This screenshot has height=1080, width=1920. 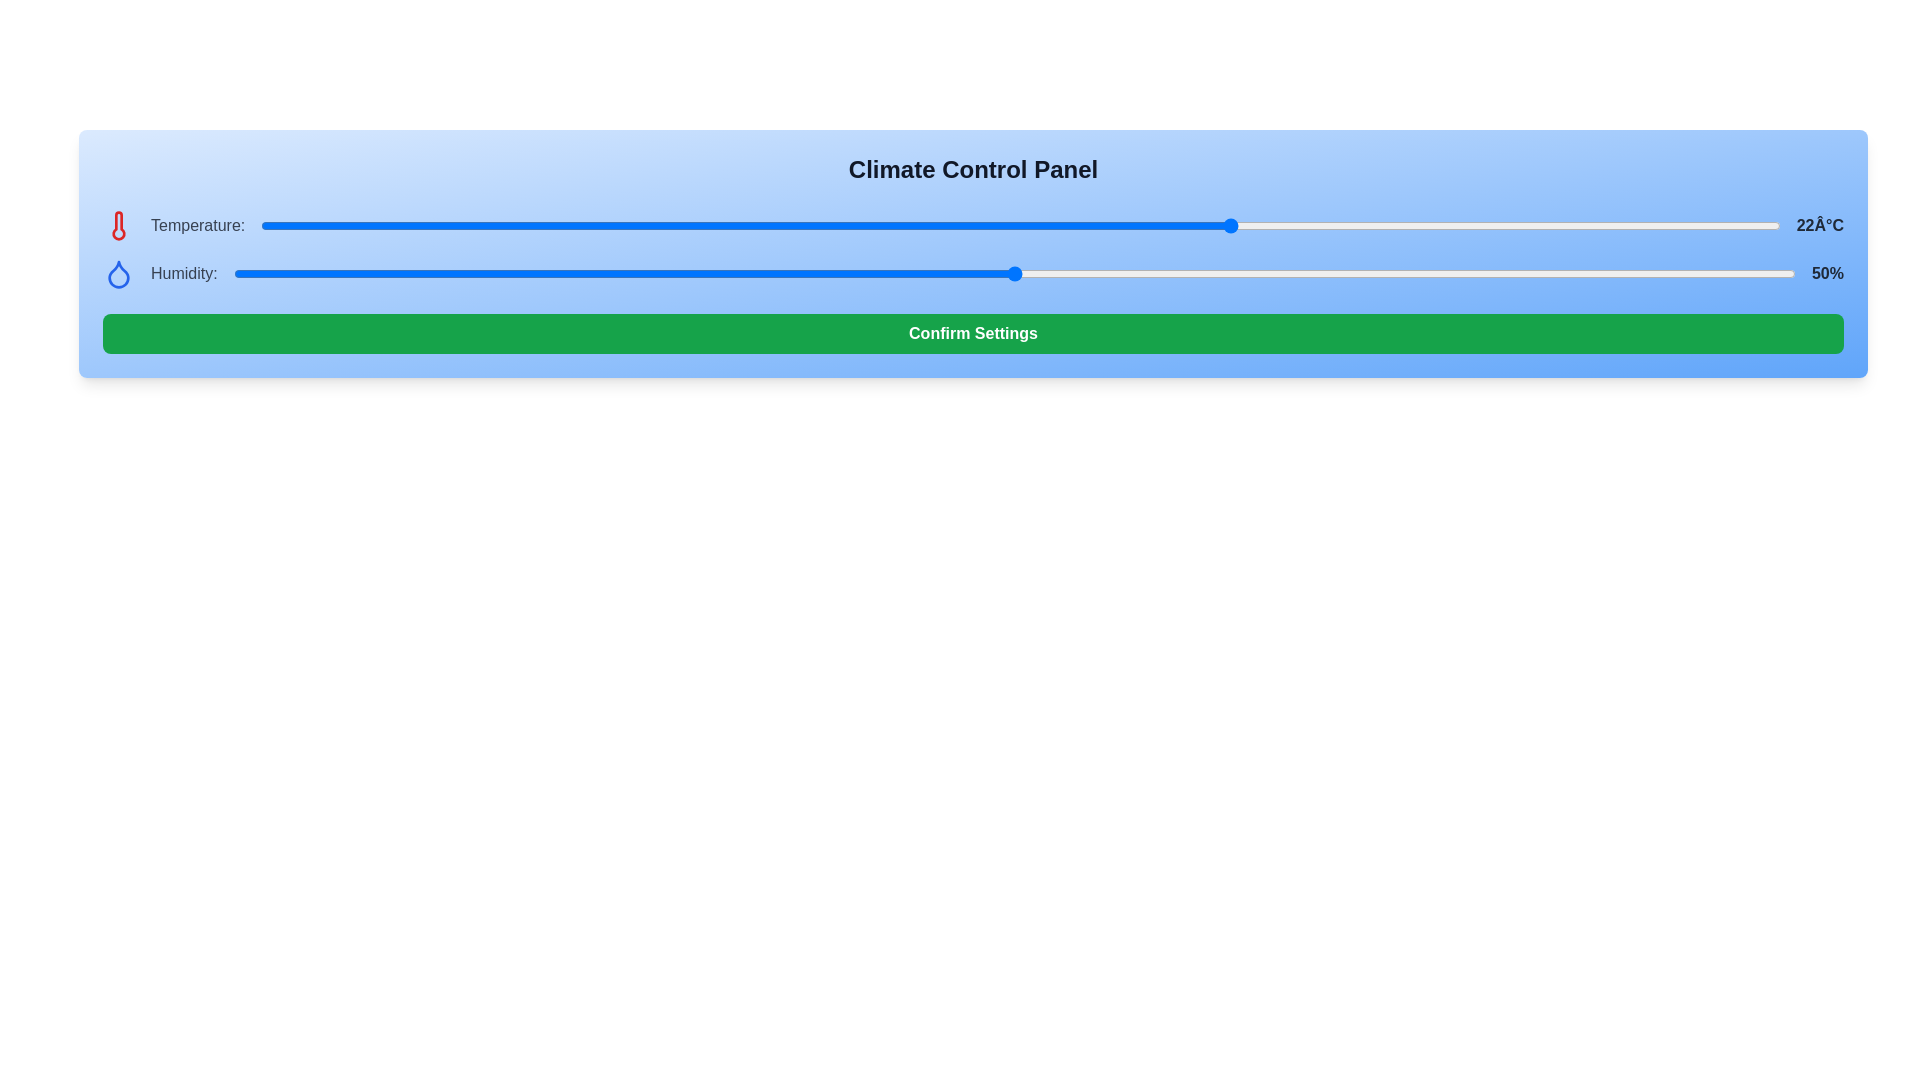 What do you see at coordinates (594, 225) in the screenshot?
I see `the temperature slider to 1 degrees Celsius` at bounding box center [594, 225].